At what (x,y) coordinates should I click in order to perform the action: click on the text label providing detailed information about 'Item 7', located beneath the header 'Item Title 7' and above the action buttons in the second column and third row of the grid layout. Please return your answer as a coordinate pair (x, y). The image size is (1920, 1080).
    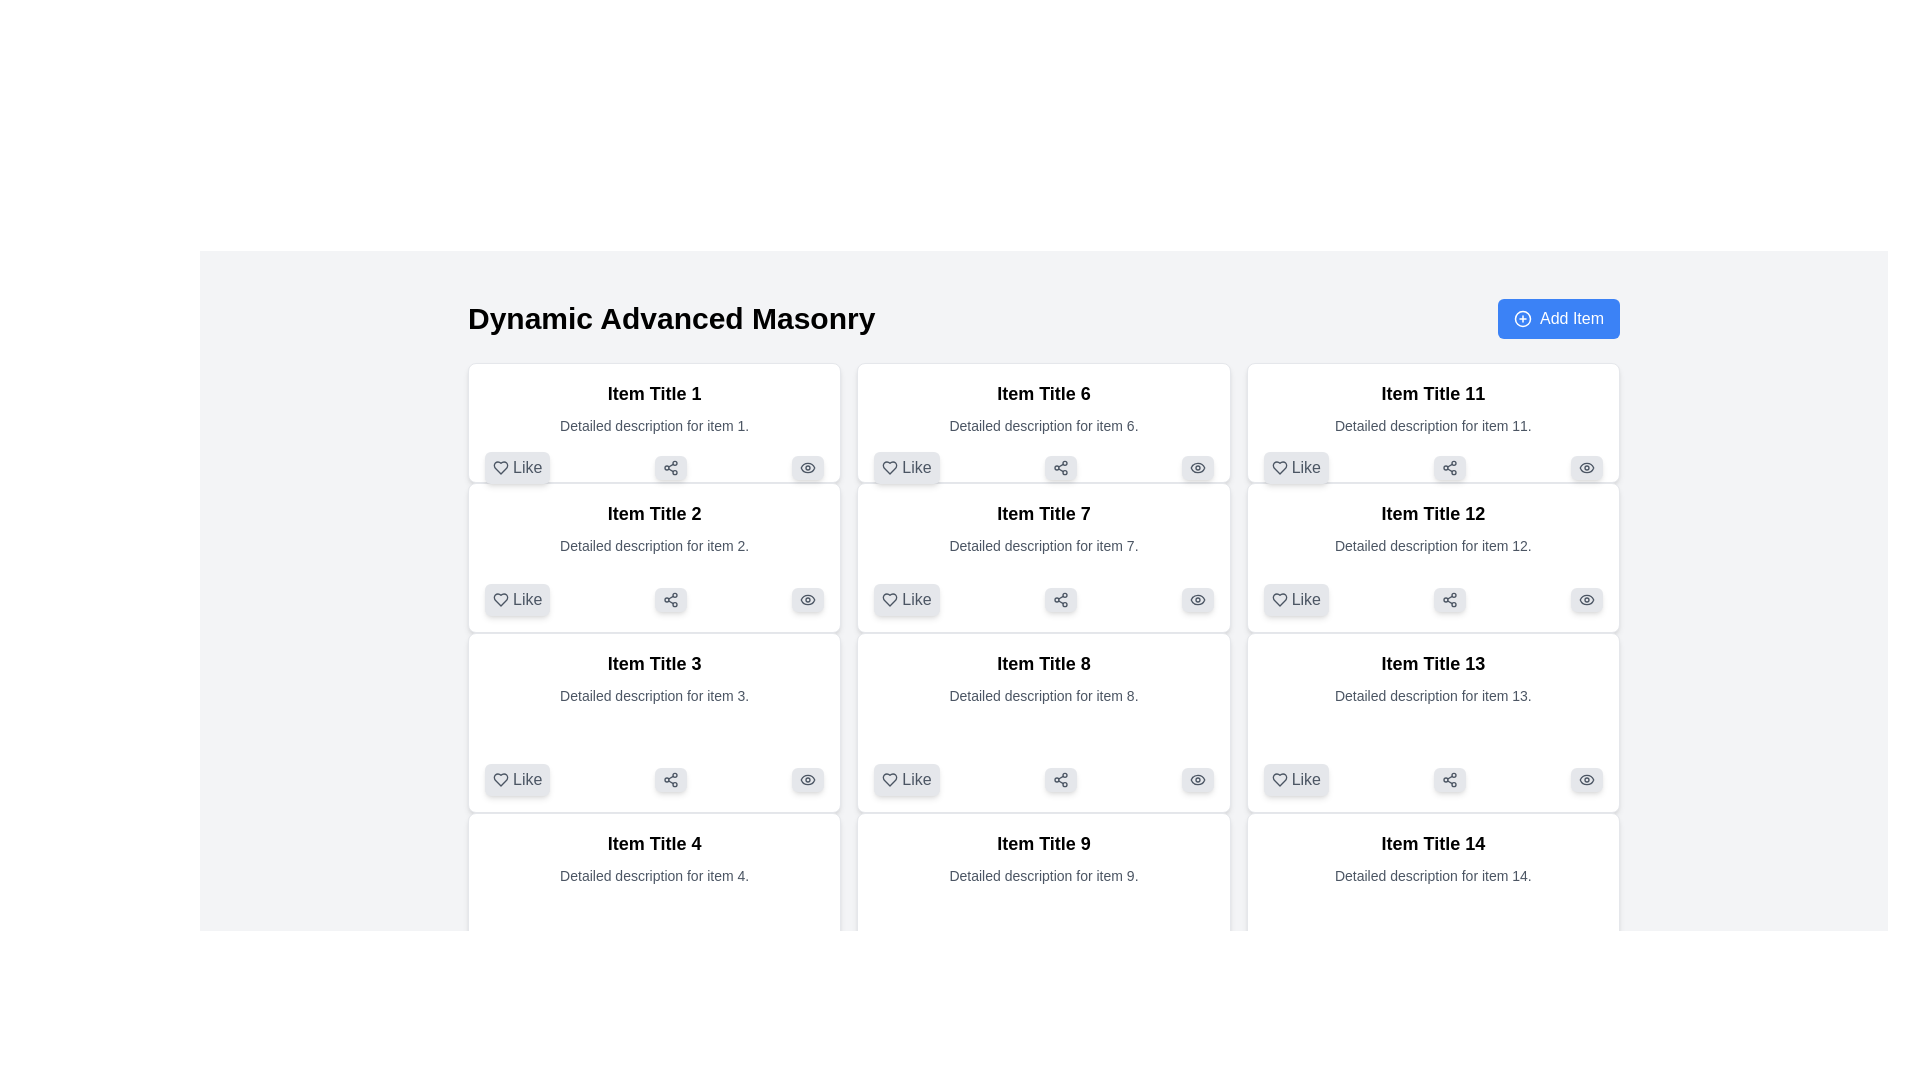
    Looking at the image, I should click on (1042, 546).